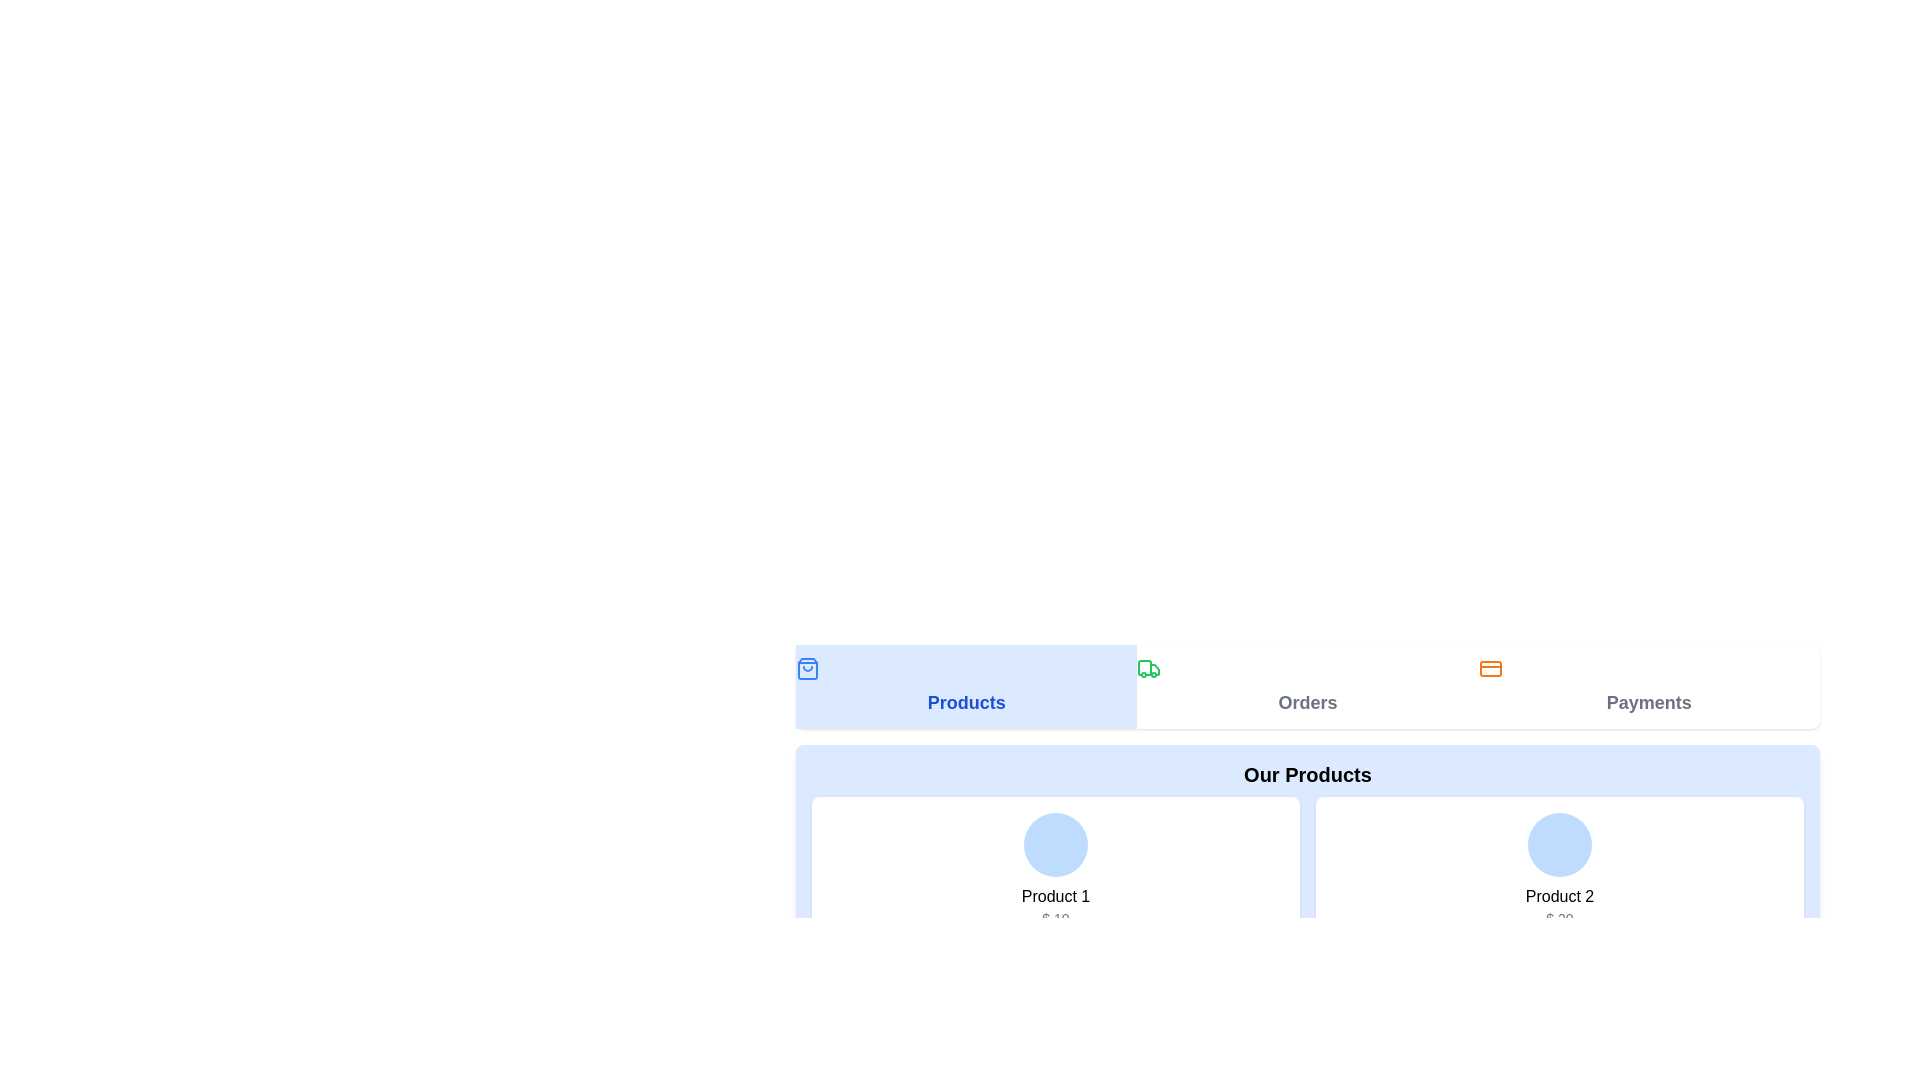 The height and width of the screenshot is (1080, 1920). I want to click on the 'Products' Navigation Tab, which is the first tab in a horizontal navigation bar on a white background, to navigate the user to the products section, so click(966, 685).